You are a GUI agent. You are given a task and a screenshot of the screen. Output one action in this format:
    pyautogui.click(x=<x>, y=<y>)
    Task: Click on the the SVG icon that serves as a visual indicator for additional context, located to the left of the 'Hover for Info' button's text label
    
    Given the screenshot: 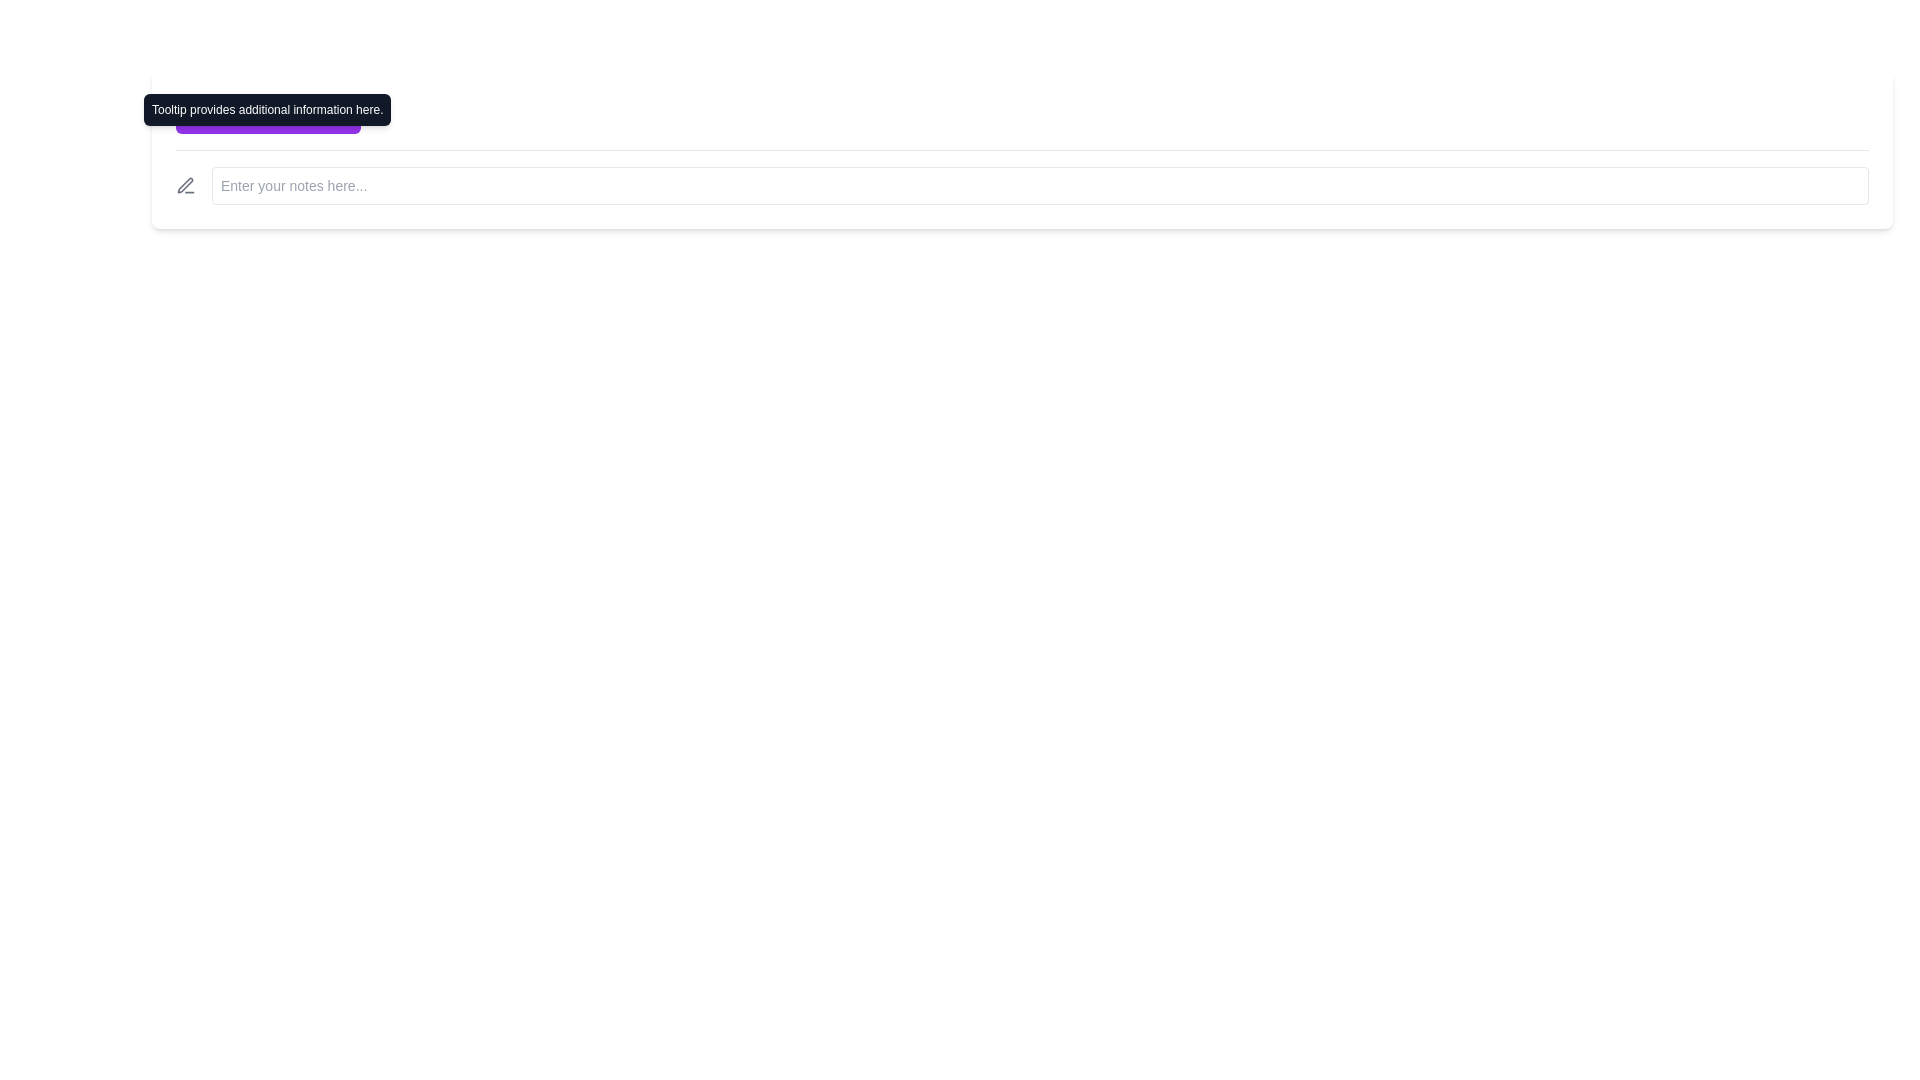 What is the action you would take?
    pyautogui.click(x=201, y=114)
    